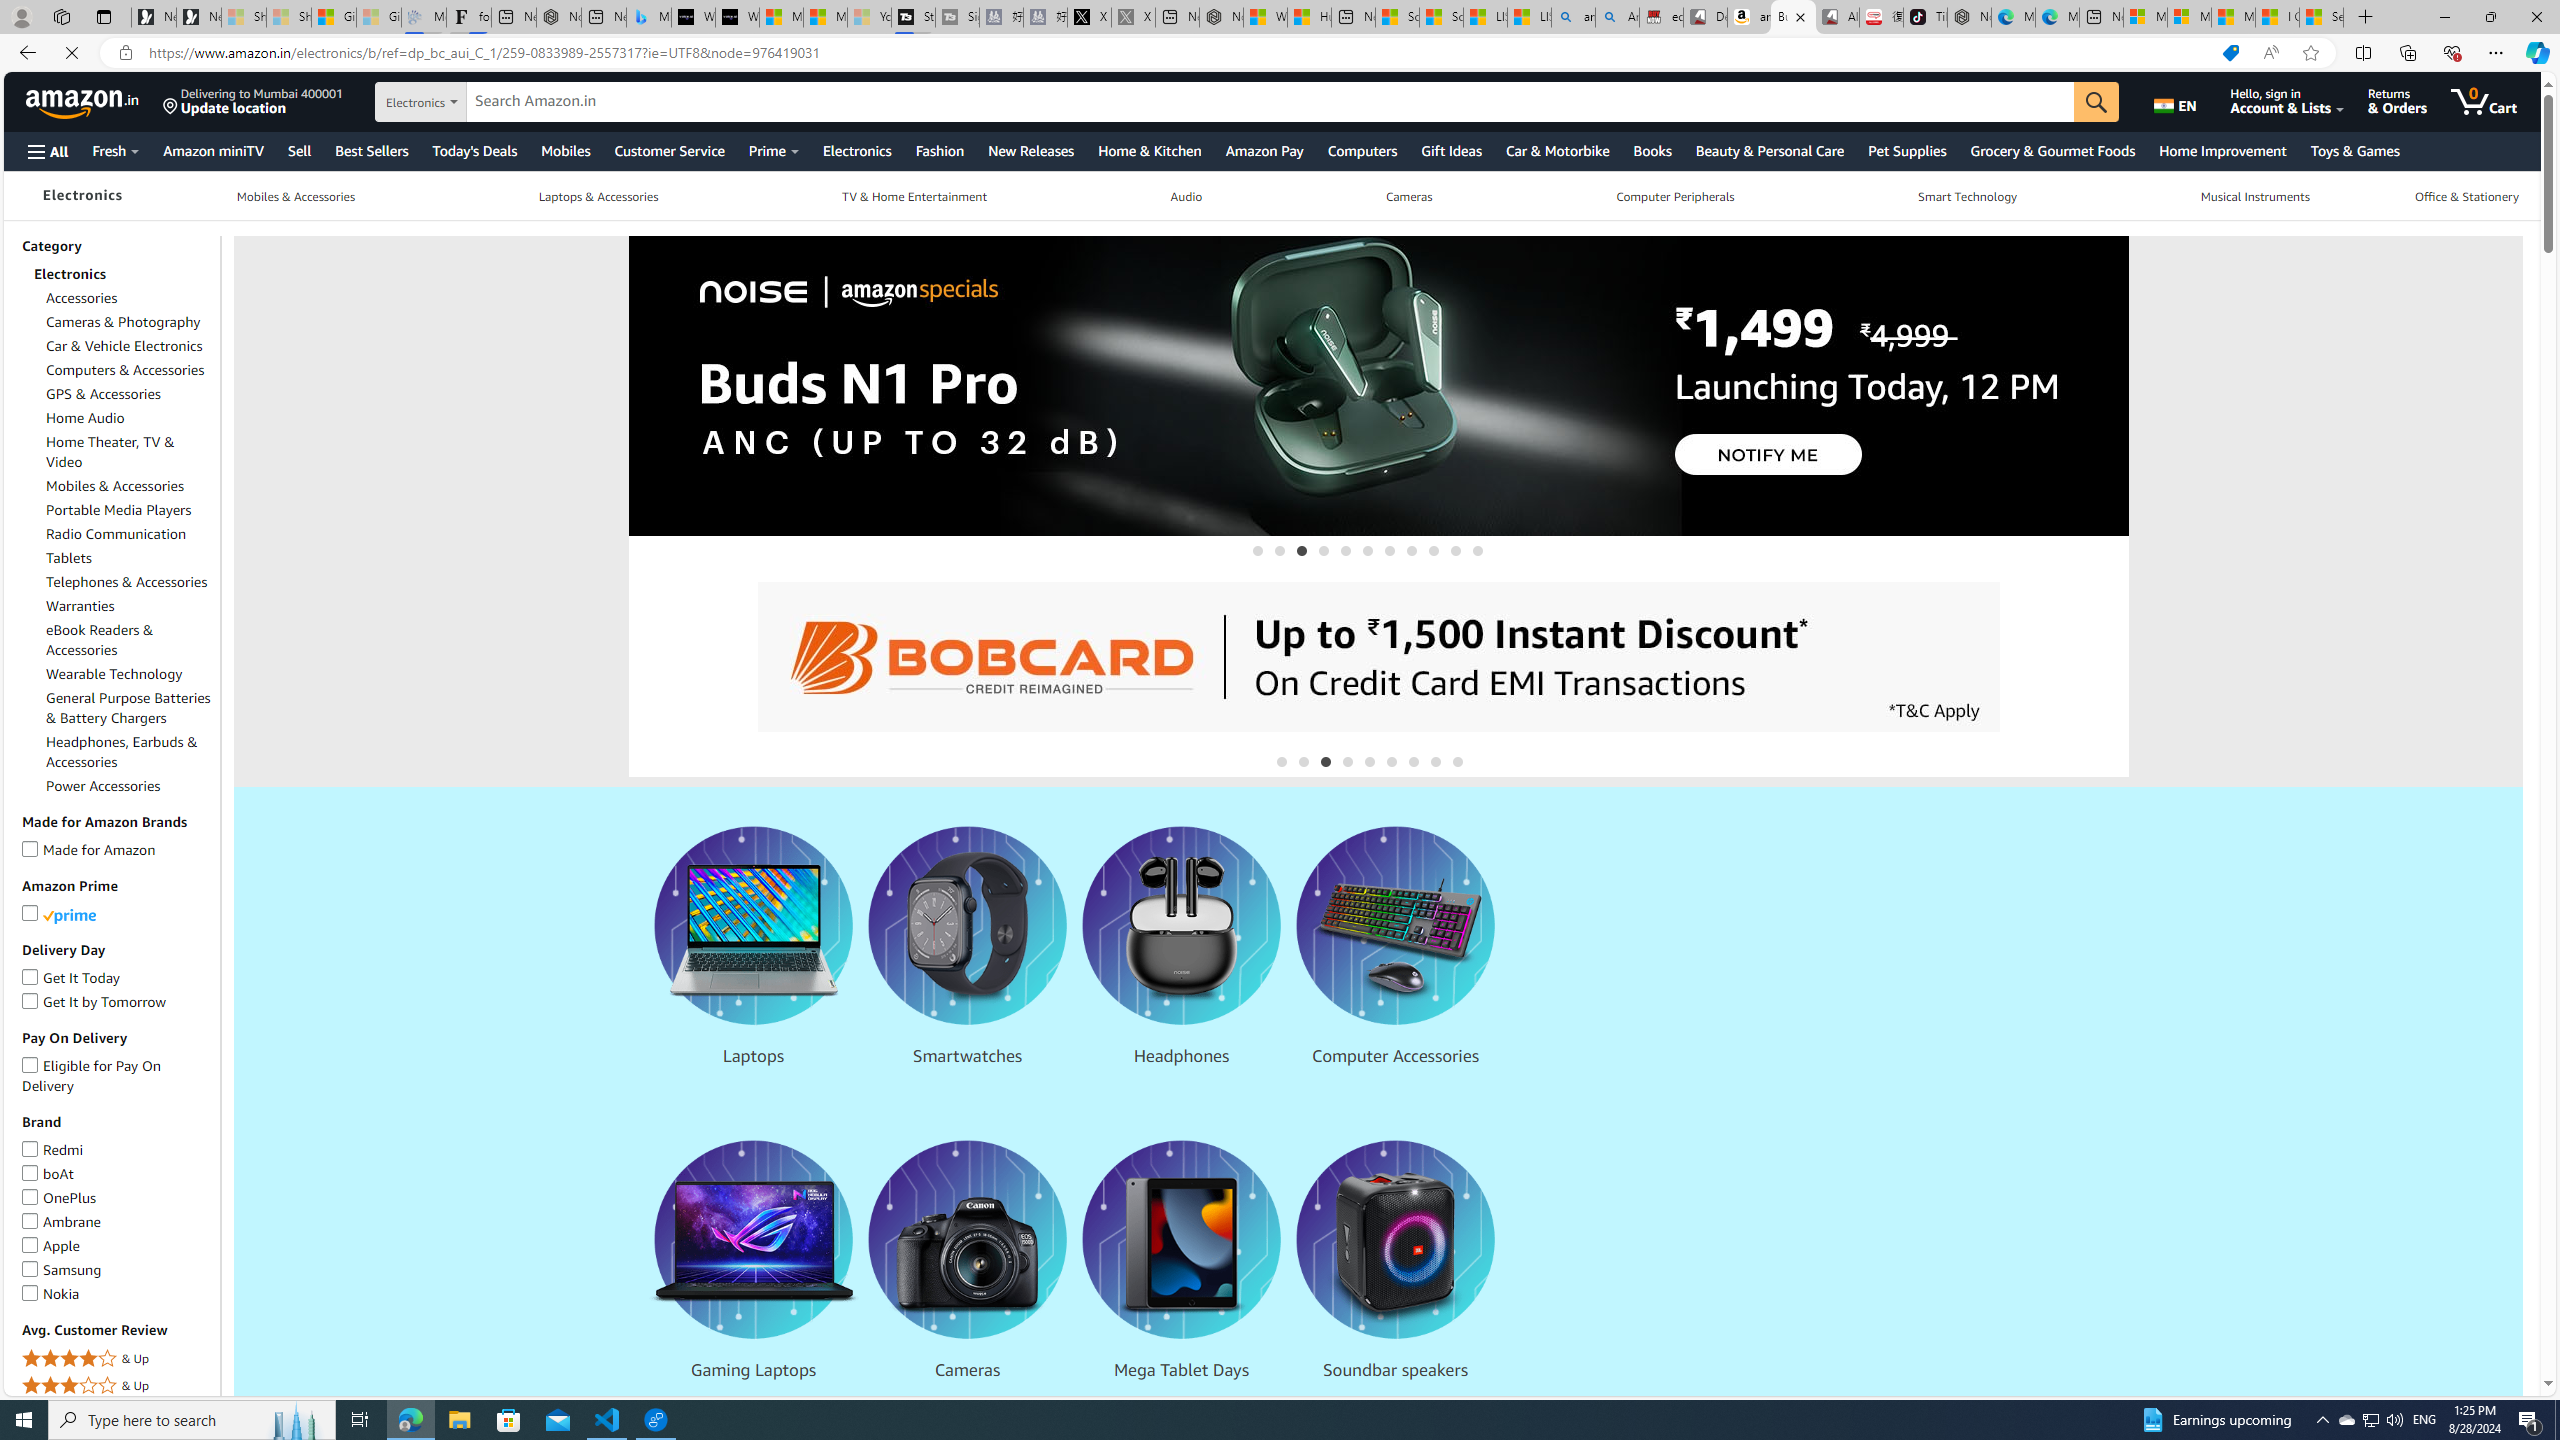 The image size is (2560, 1440). What do you see at coordinates (558, 16) in the screenshot?
I see `'Nordace - #1 Japanese Best-Seller - Siena Smart Backpack'` at bounding box center [558, 16].